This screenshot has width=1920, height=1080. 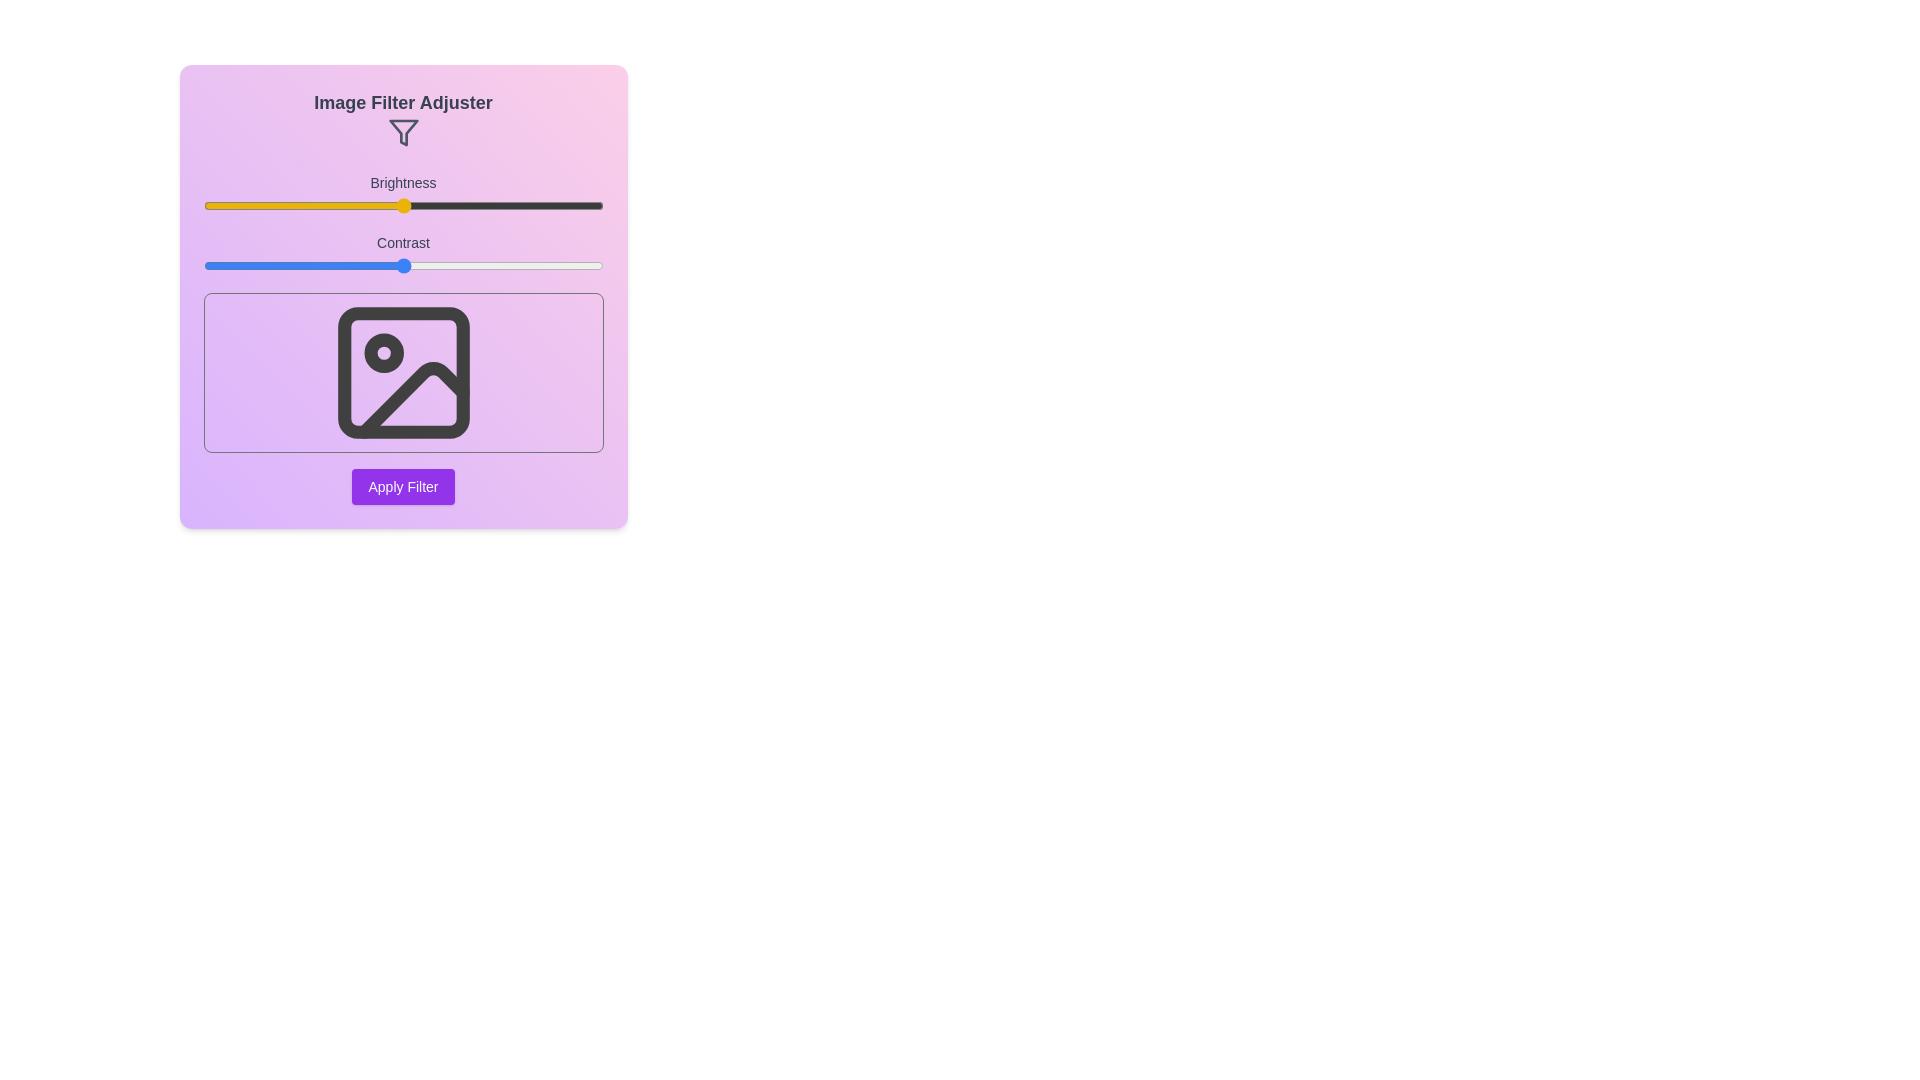 What do you see at coordinates (543, 265) in the screenshot?
I see `the contrast slider to 85%` at bounding box center [543, 265].